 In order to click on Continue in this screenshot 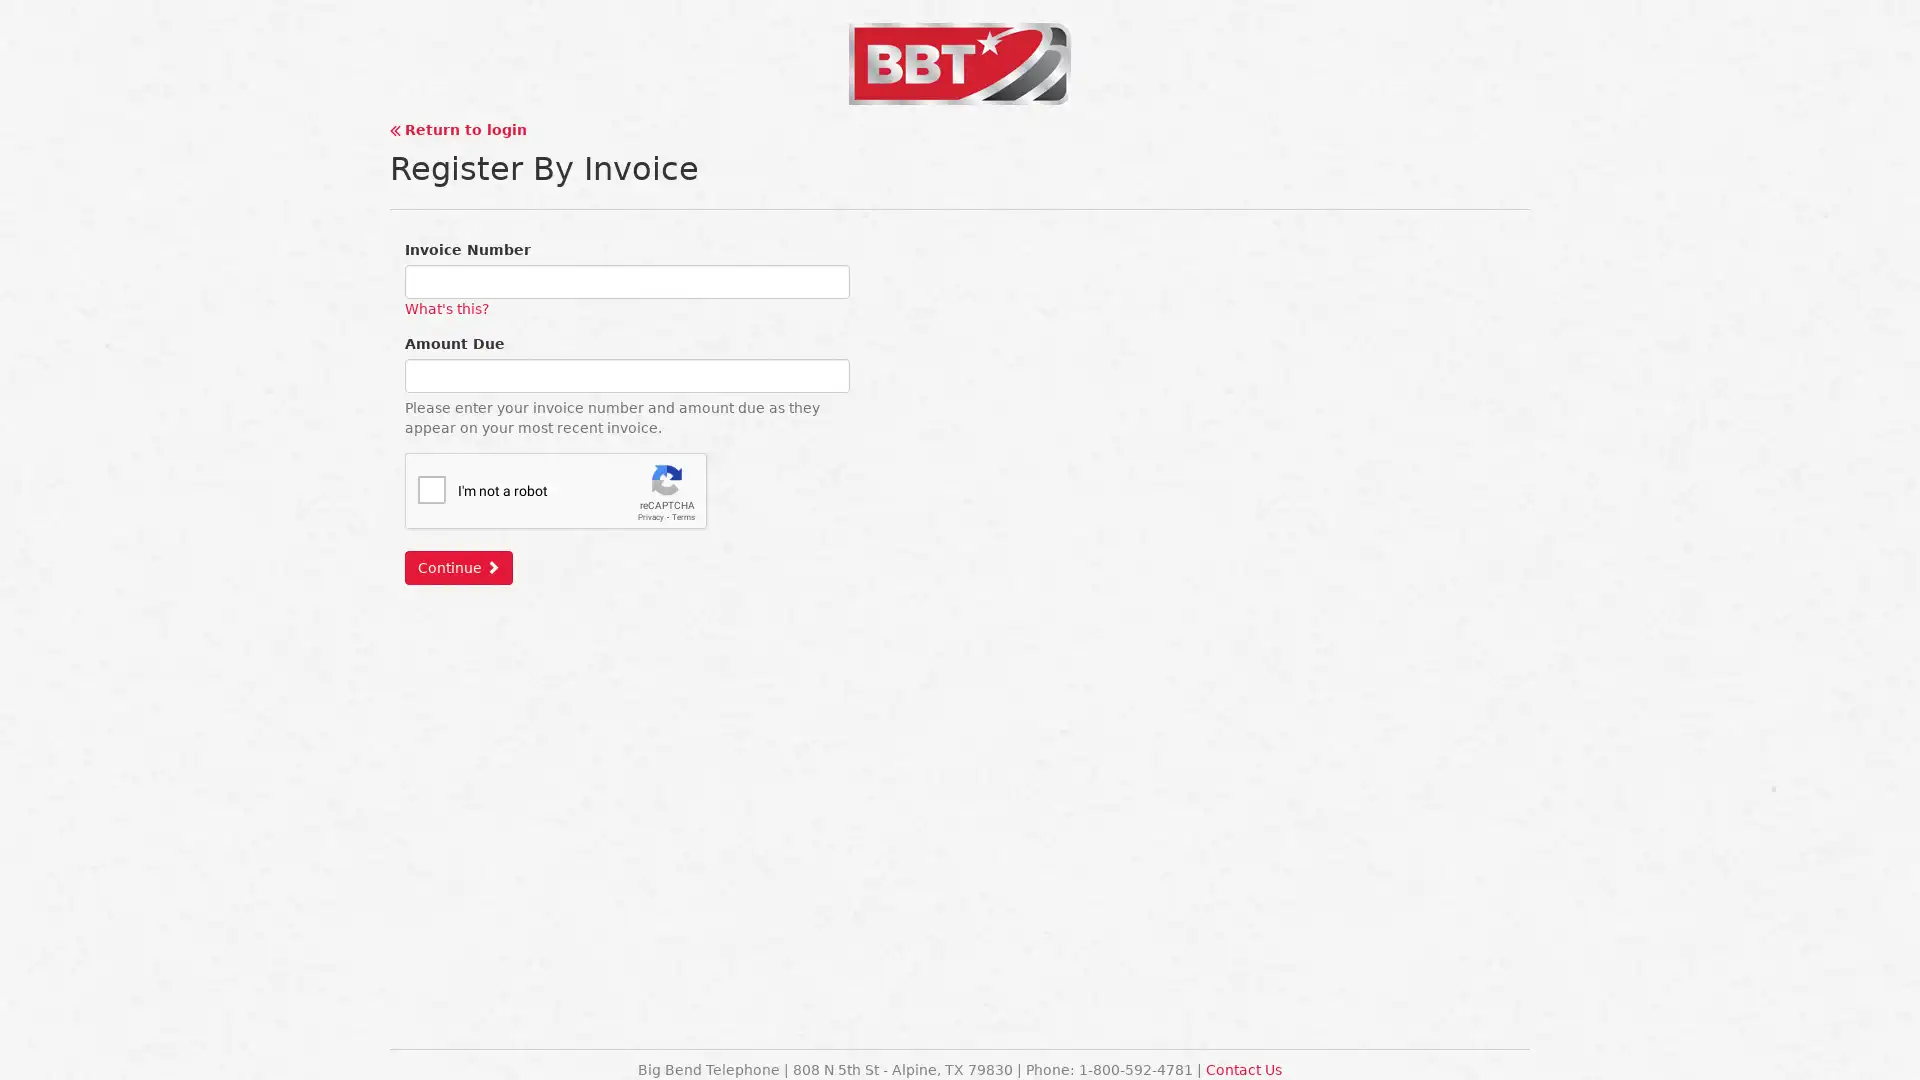, I will do `click(458, 567)`.